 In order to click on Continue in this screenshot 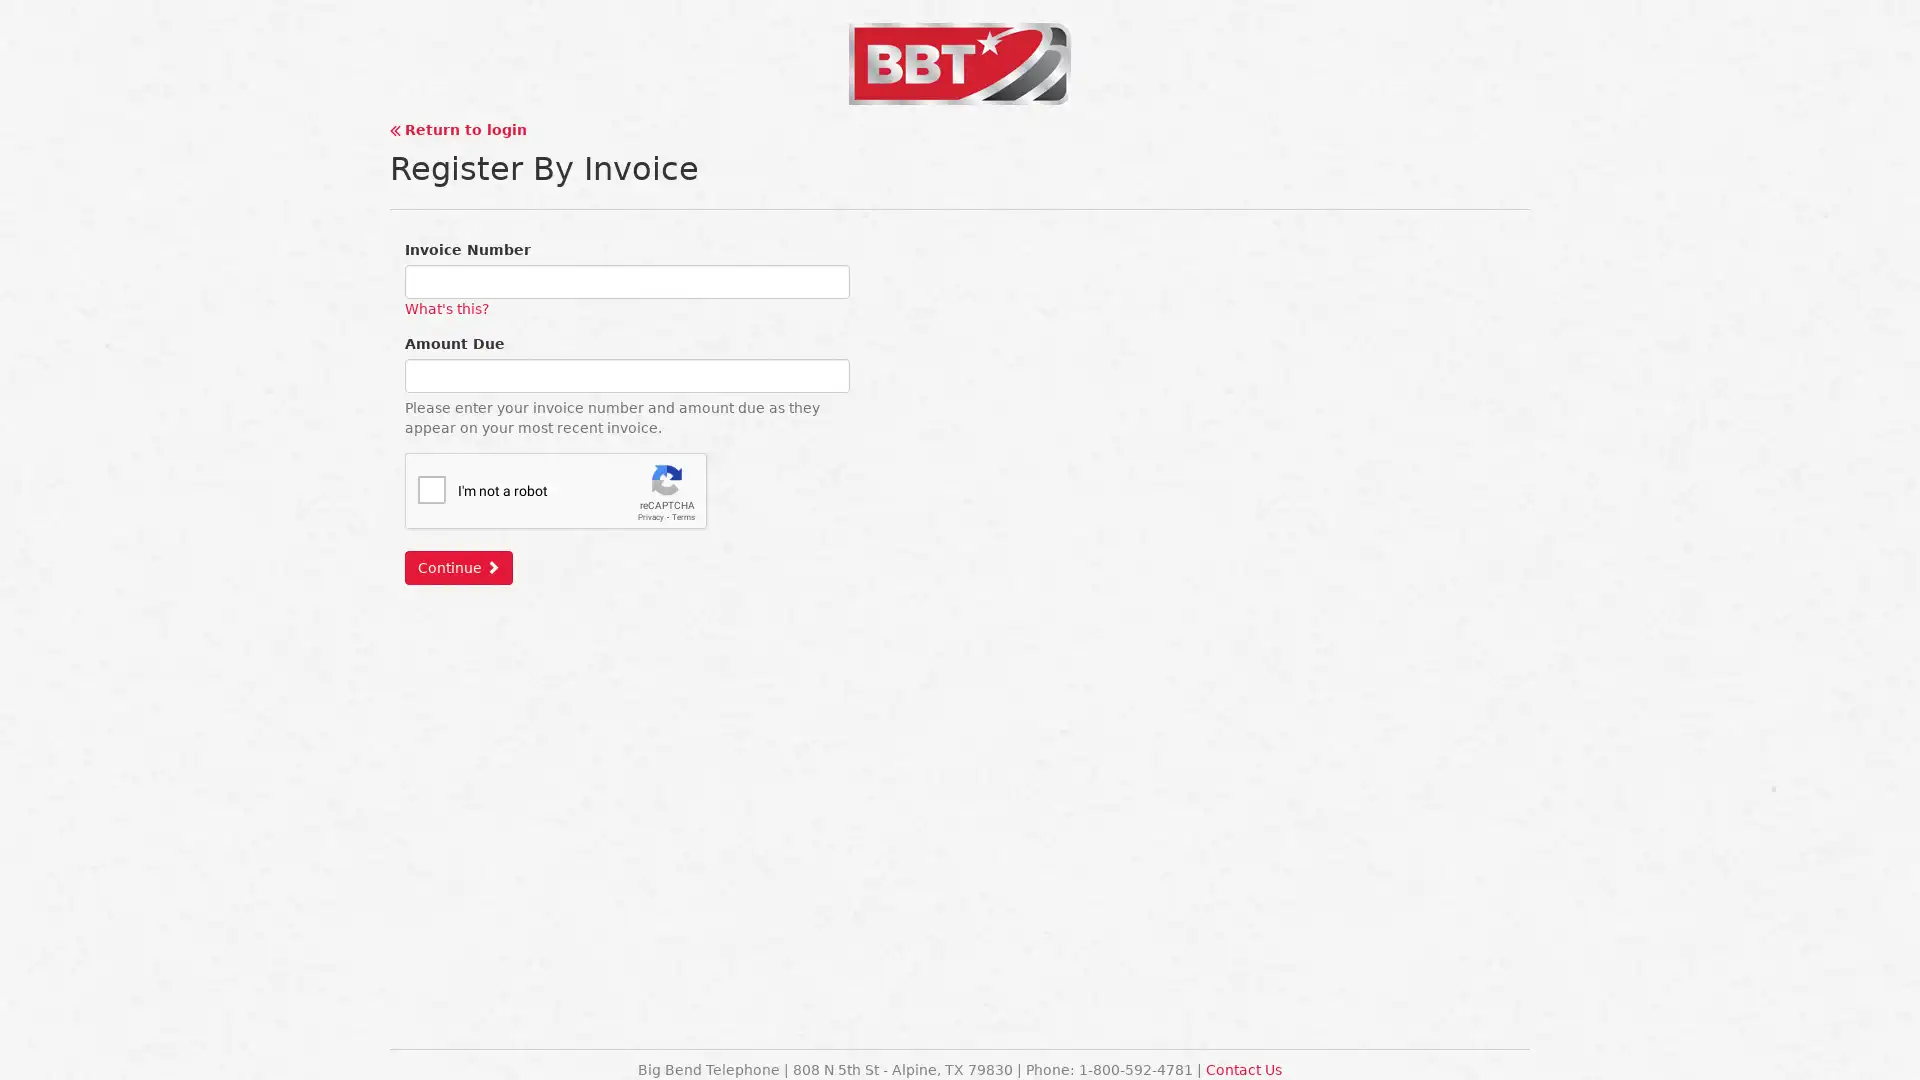, I will do `click(458, 567)`.